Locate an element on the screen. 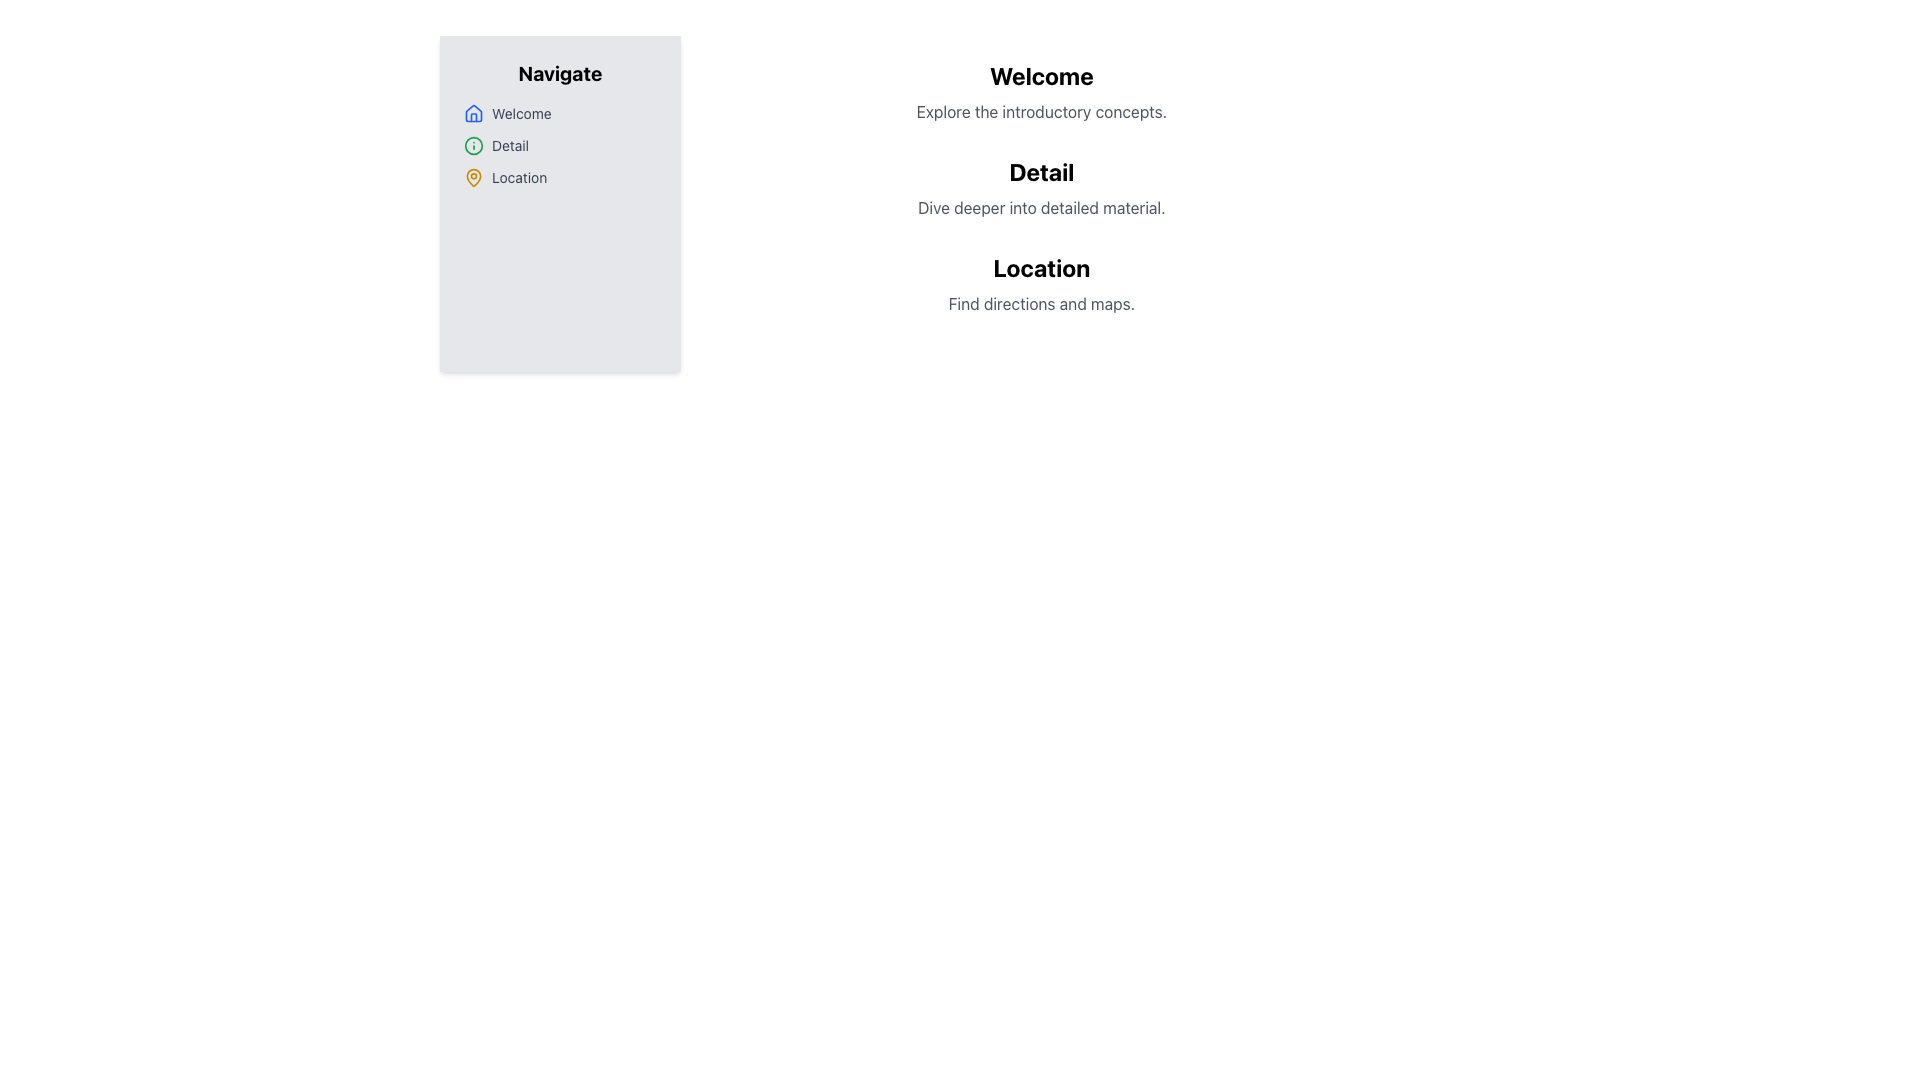  the prominent textual heading styled with a bold font displaying 'Welcome' located at the top of the content area is located at coordinates (1040, 75).